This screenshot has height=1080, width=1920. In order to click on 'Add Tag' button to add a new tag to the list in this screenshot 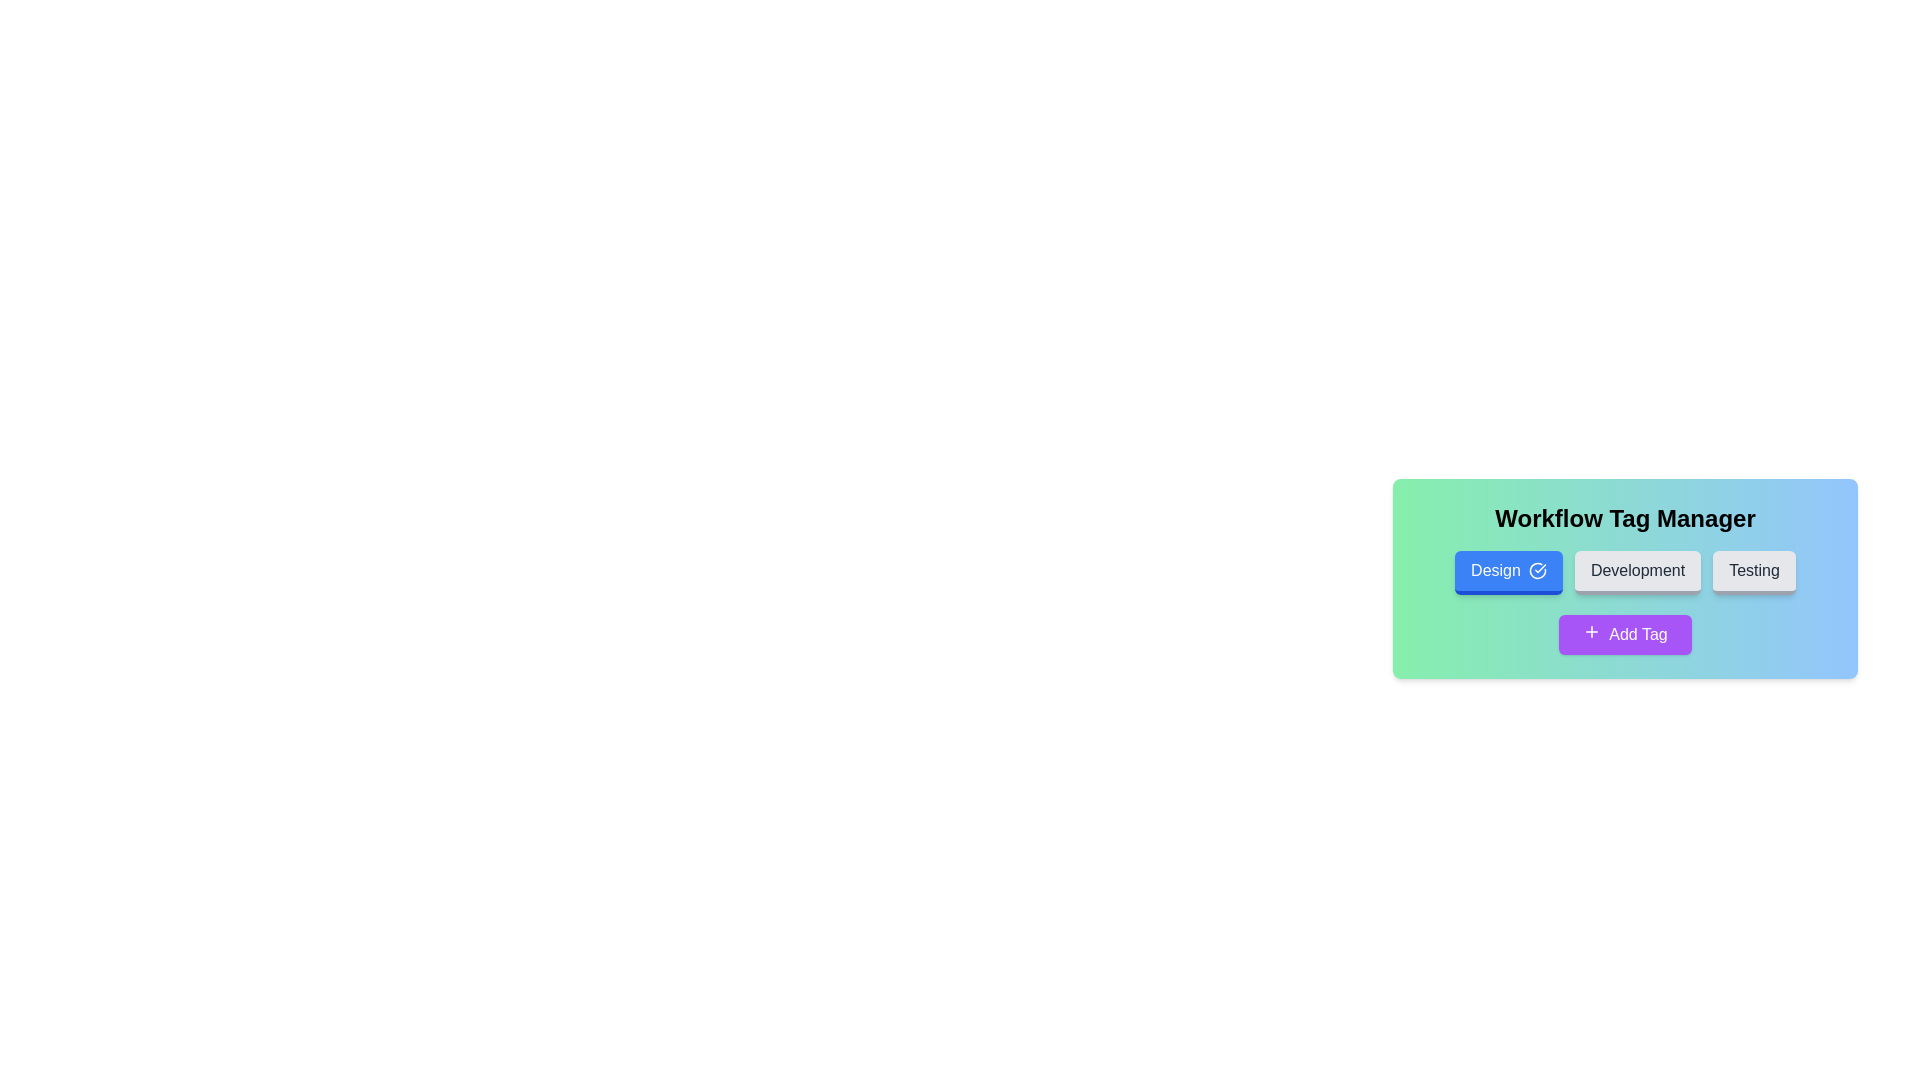, I will do `click(1625, 635)`.